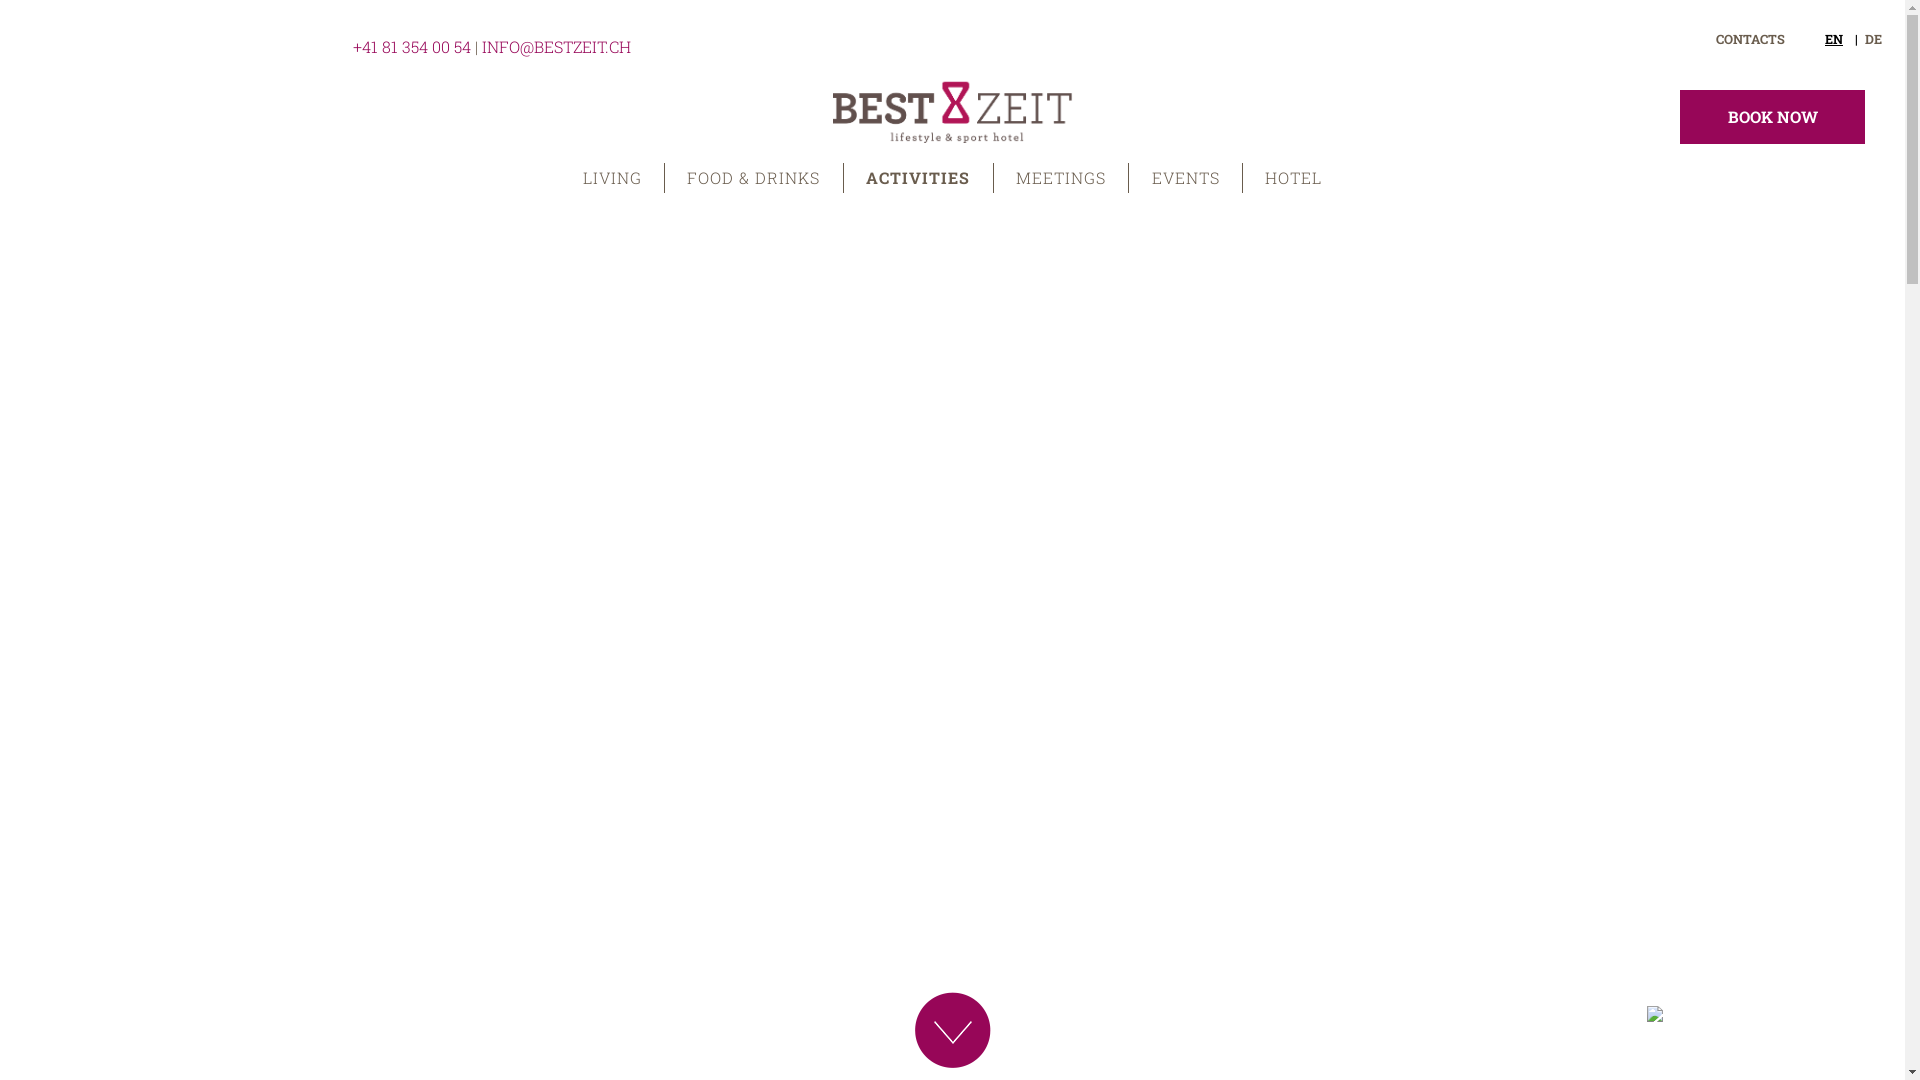 The width and height of the screenshot is (1920, 1080). I want to click on 'CONTACTS', so click(1715, 38).